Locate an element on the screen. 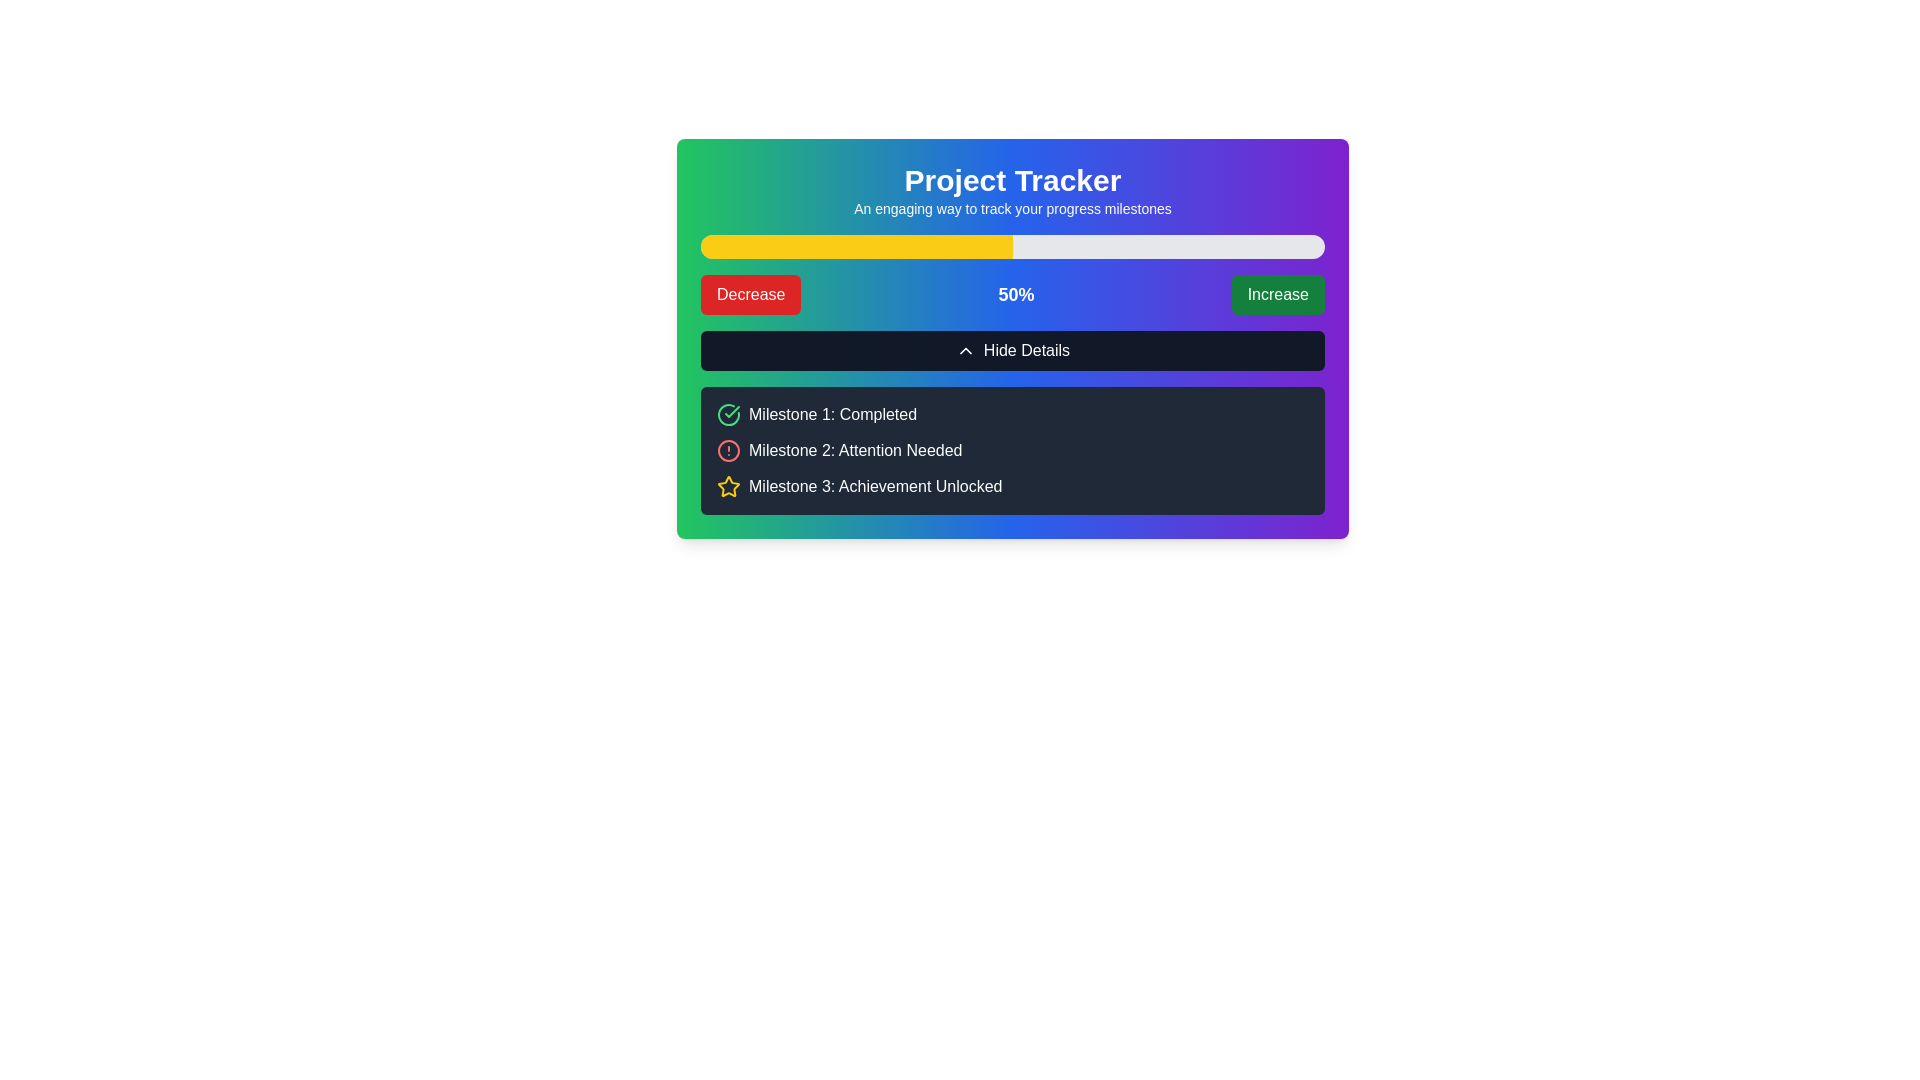  the upward-pointing chevron icon located to the left of the 'Hide Details' button for additional visual feedback is located at coordinates (965, 350).